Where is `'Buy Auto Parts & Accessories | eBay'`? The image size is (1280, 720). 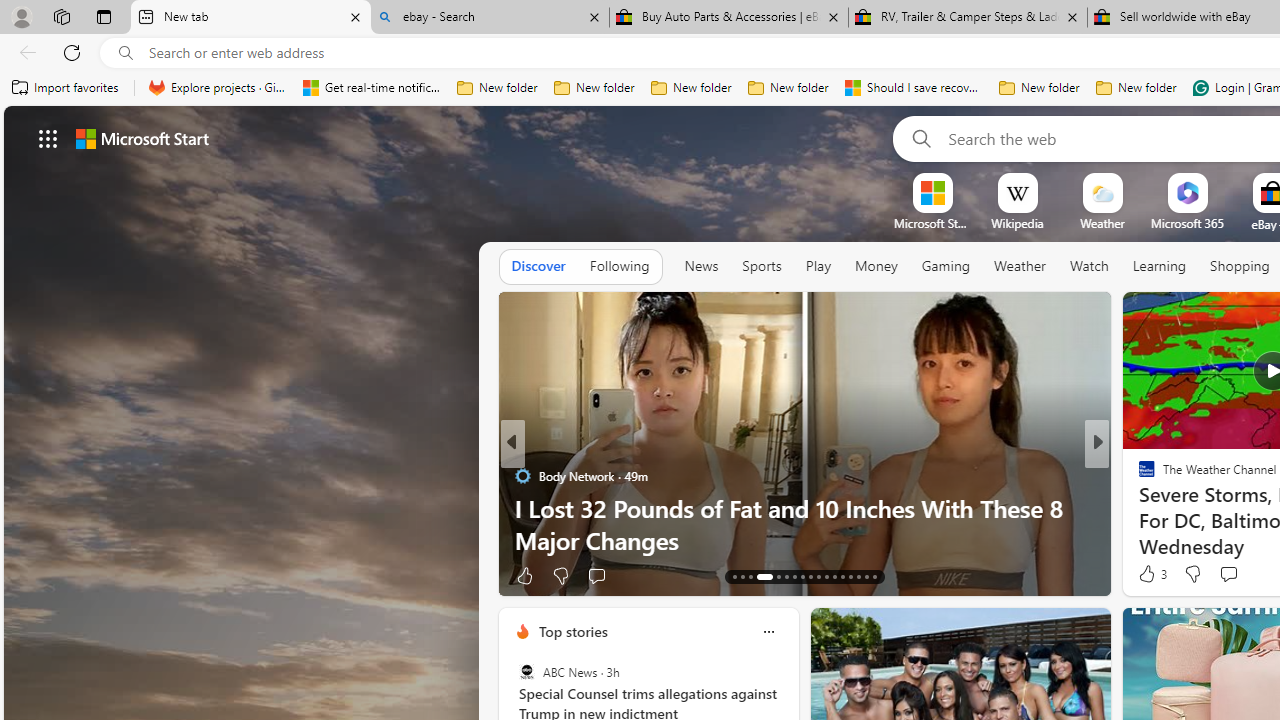 'Buy Auto Parts & Accessories | eBay' is located at coordinates (728, 17).